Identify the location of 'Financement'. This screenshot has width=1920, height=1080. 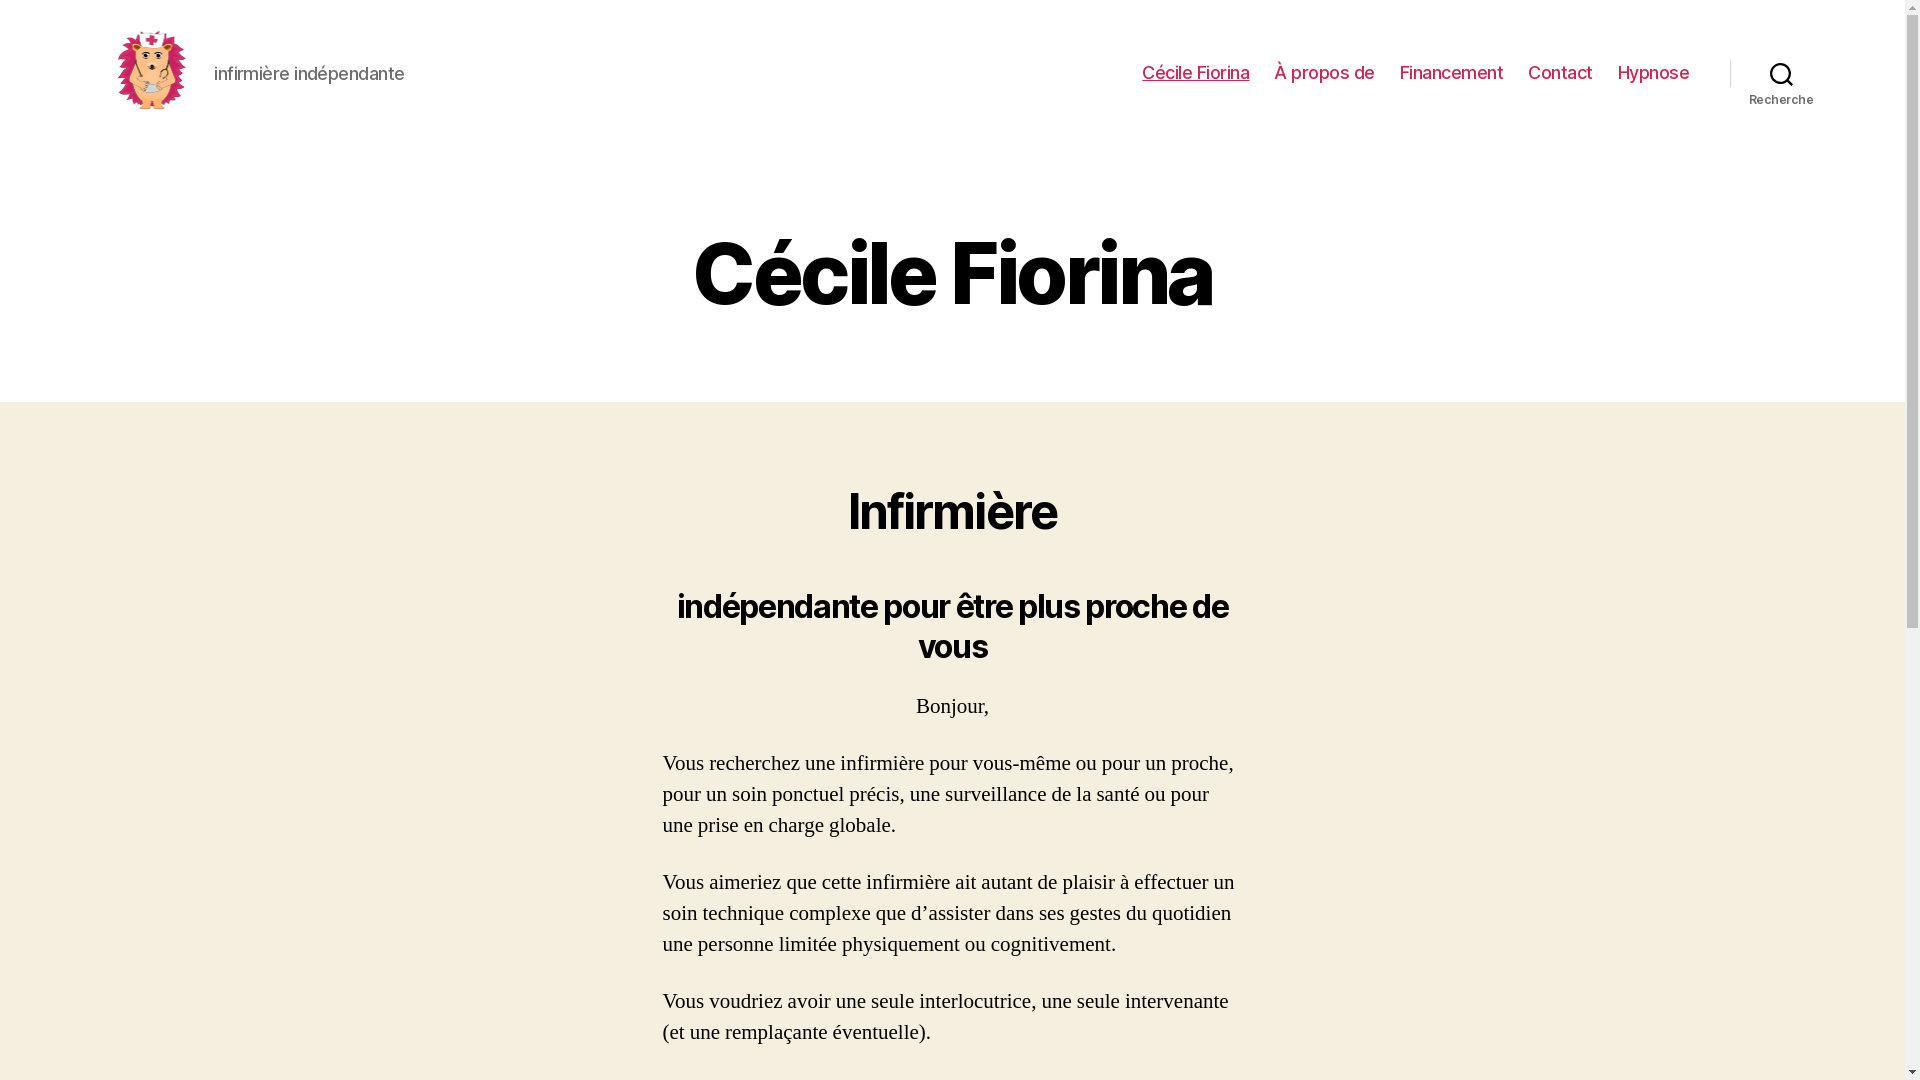
(1451, 72).